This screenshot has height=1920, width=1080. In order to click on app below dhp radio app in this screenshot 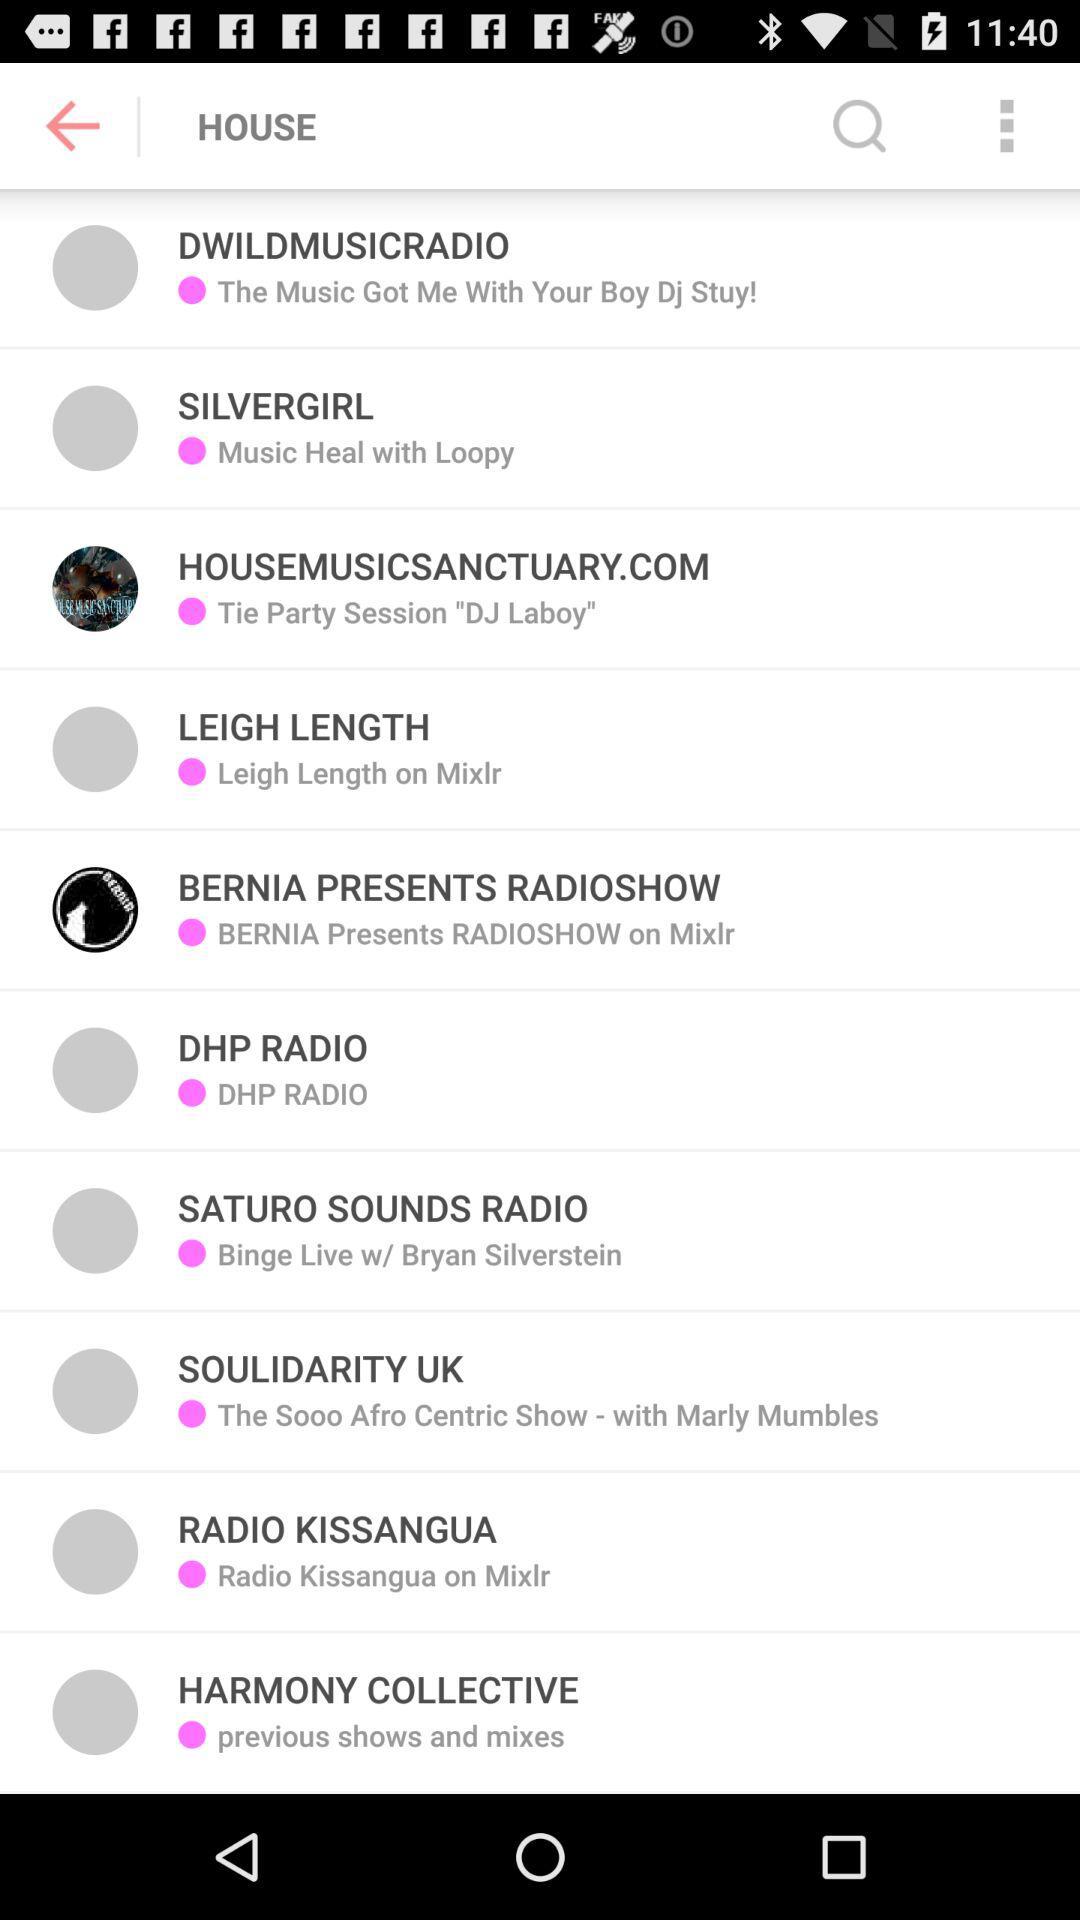, I will do `click(419, 1267)`.